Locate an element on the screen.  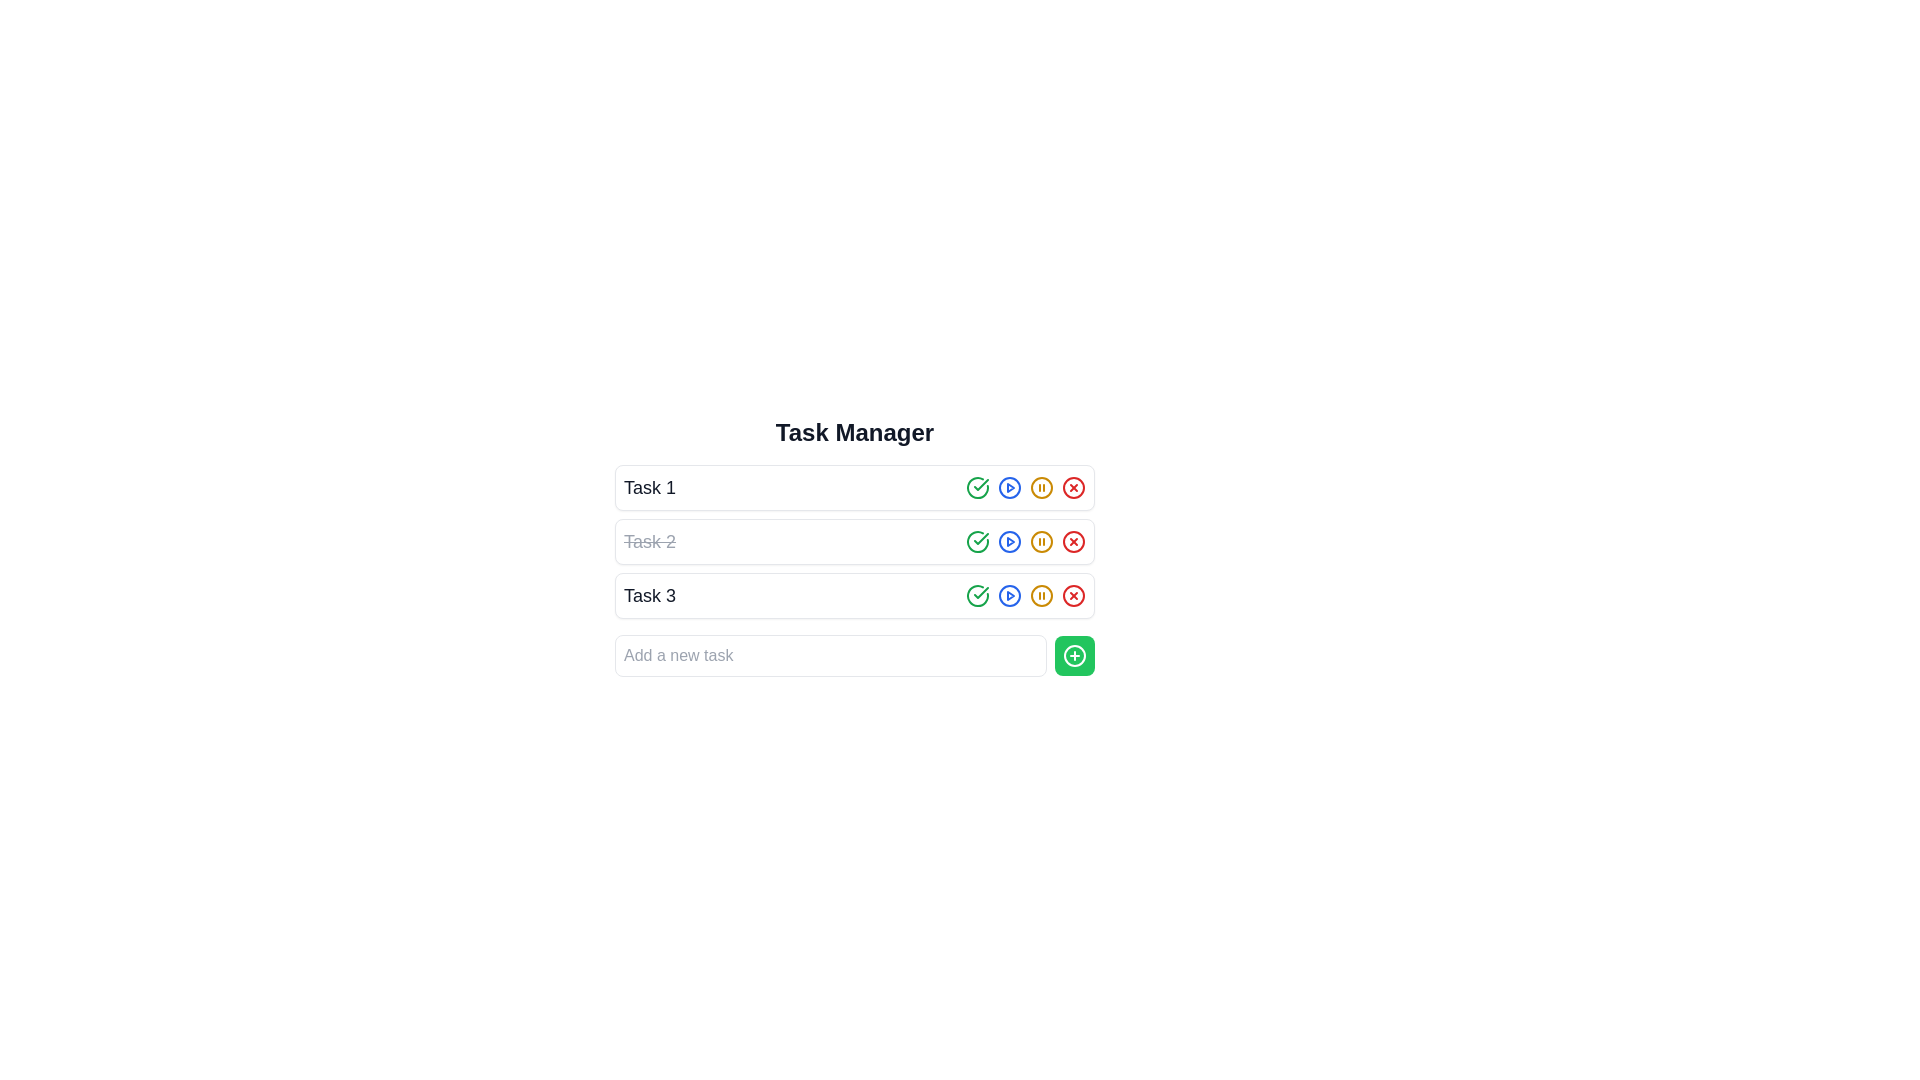
the circular graphical boundary of the play button located in the second row of the task list for Task 2 is located at coordinates (1009, 488).